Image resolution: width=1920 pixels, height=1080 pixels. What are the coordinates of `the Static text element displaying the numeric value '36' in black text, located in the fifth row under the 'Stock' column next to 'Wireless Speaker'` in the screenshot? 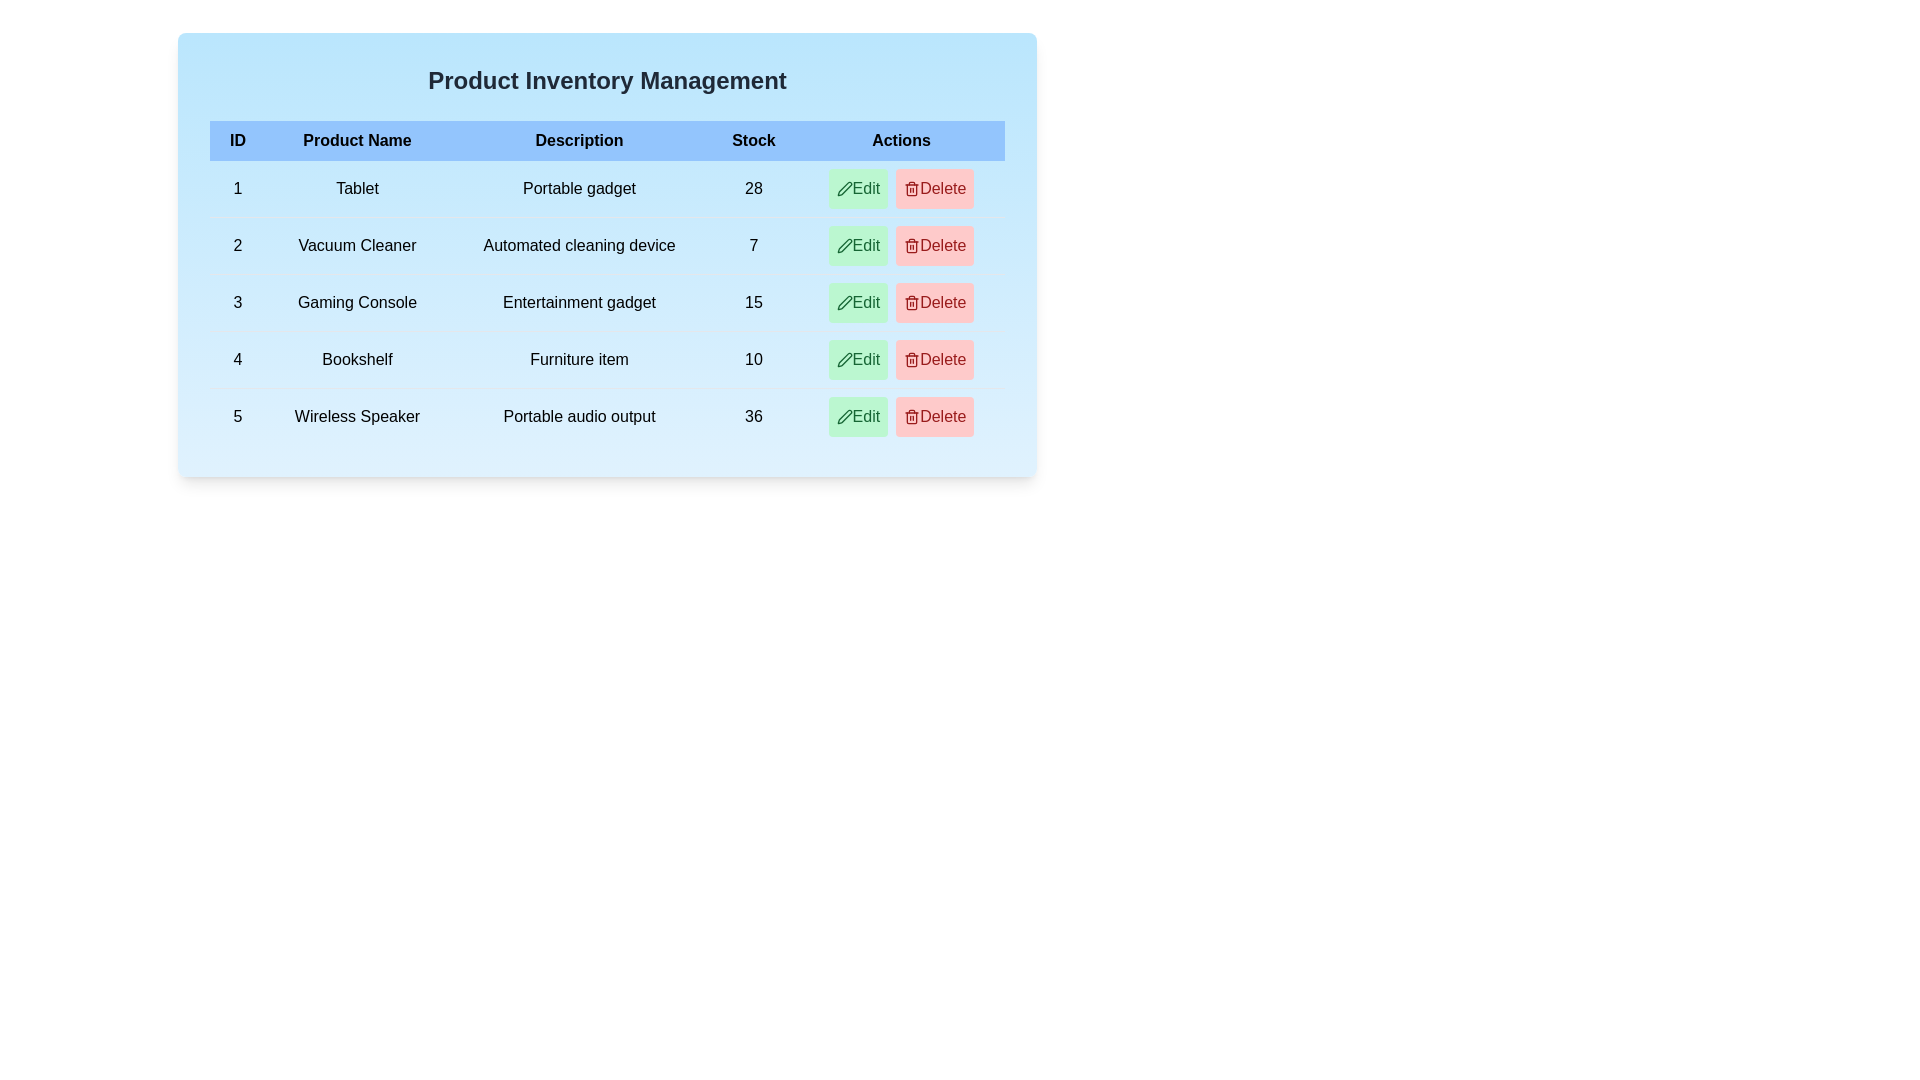 It's located at (752, 415).